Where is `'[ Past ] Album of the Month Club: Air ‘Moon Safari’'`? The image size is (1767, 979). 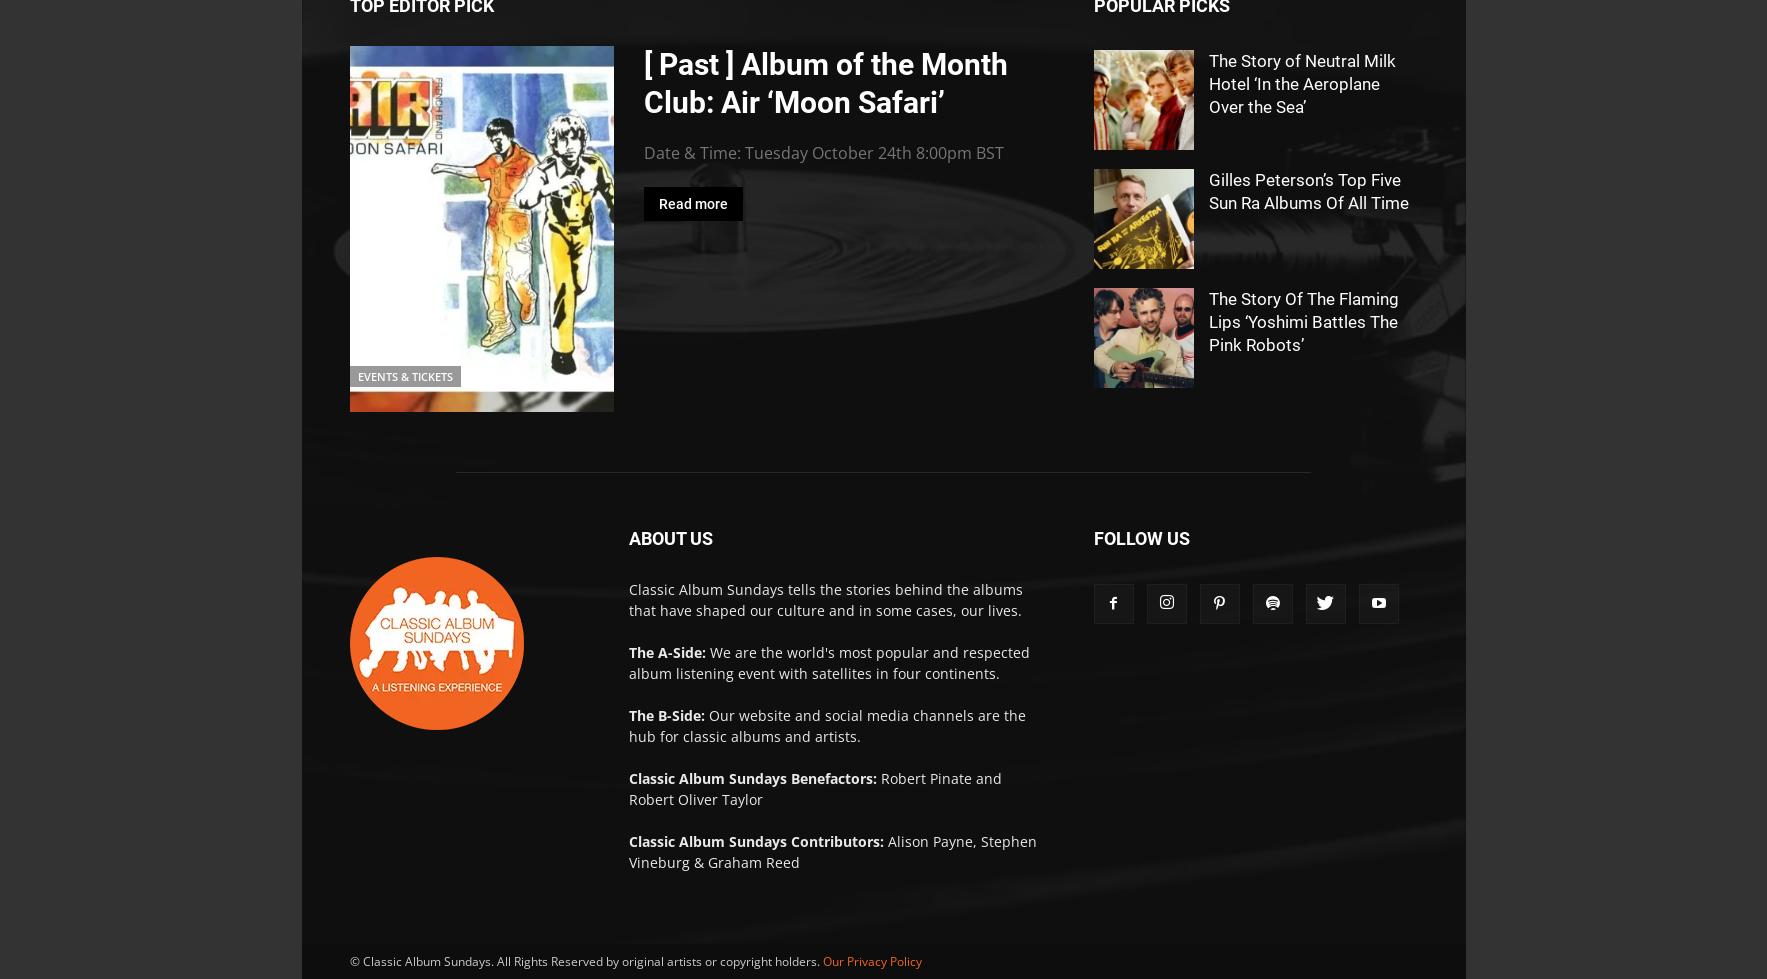 '[ Past ] Album of the Month Club: Air ‘Moon Safari’' is located at coordinates (642, 83).